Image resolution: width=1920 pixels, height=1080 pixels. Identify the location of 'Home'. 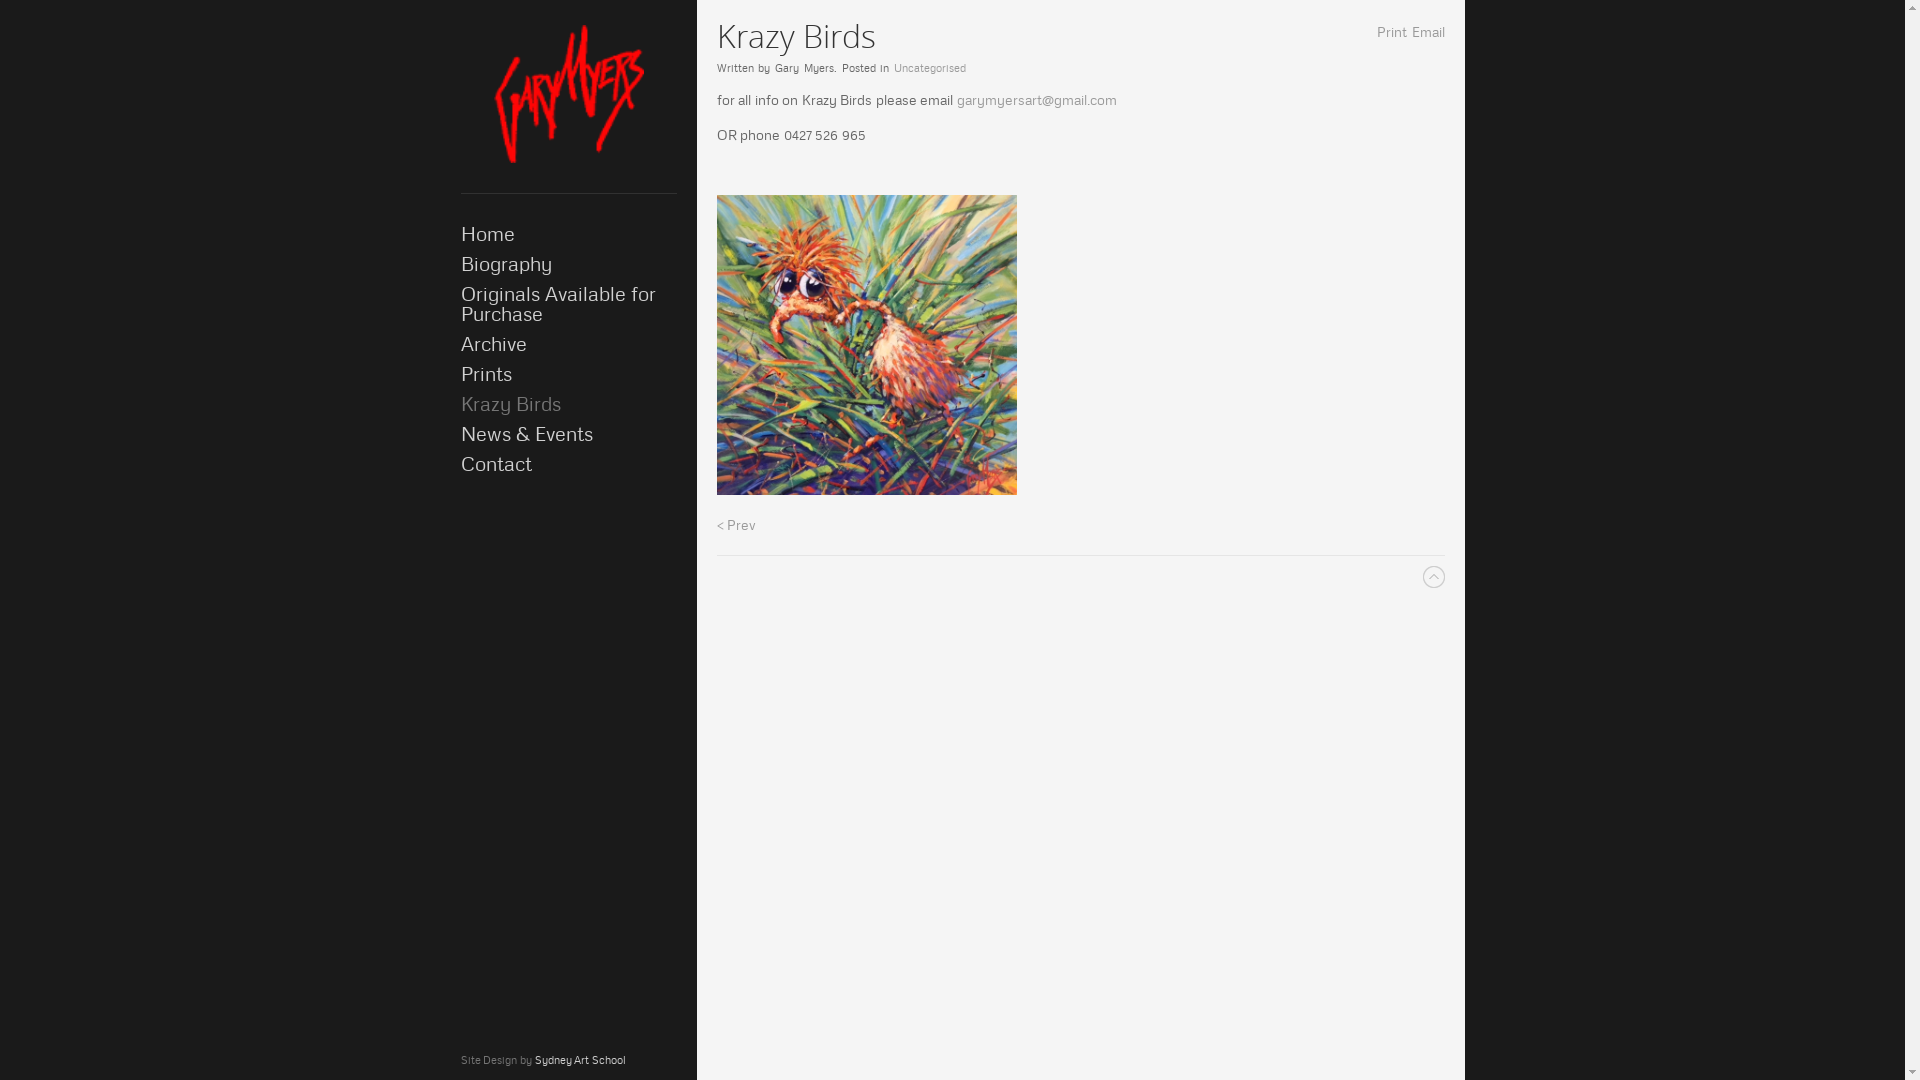
(566, 233).